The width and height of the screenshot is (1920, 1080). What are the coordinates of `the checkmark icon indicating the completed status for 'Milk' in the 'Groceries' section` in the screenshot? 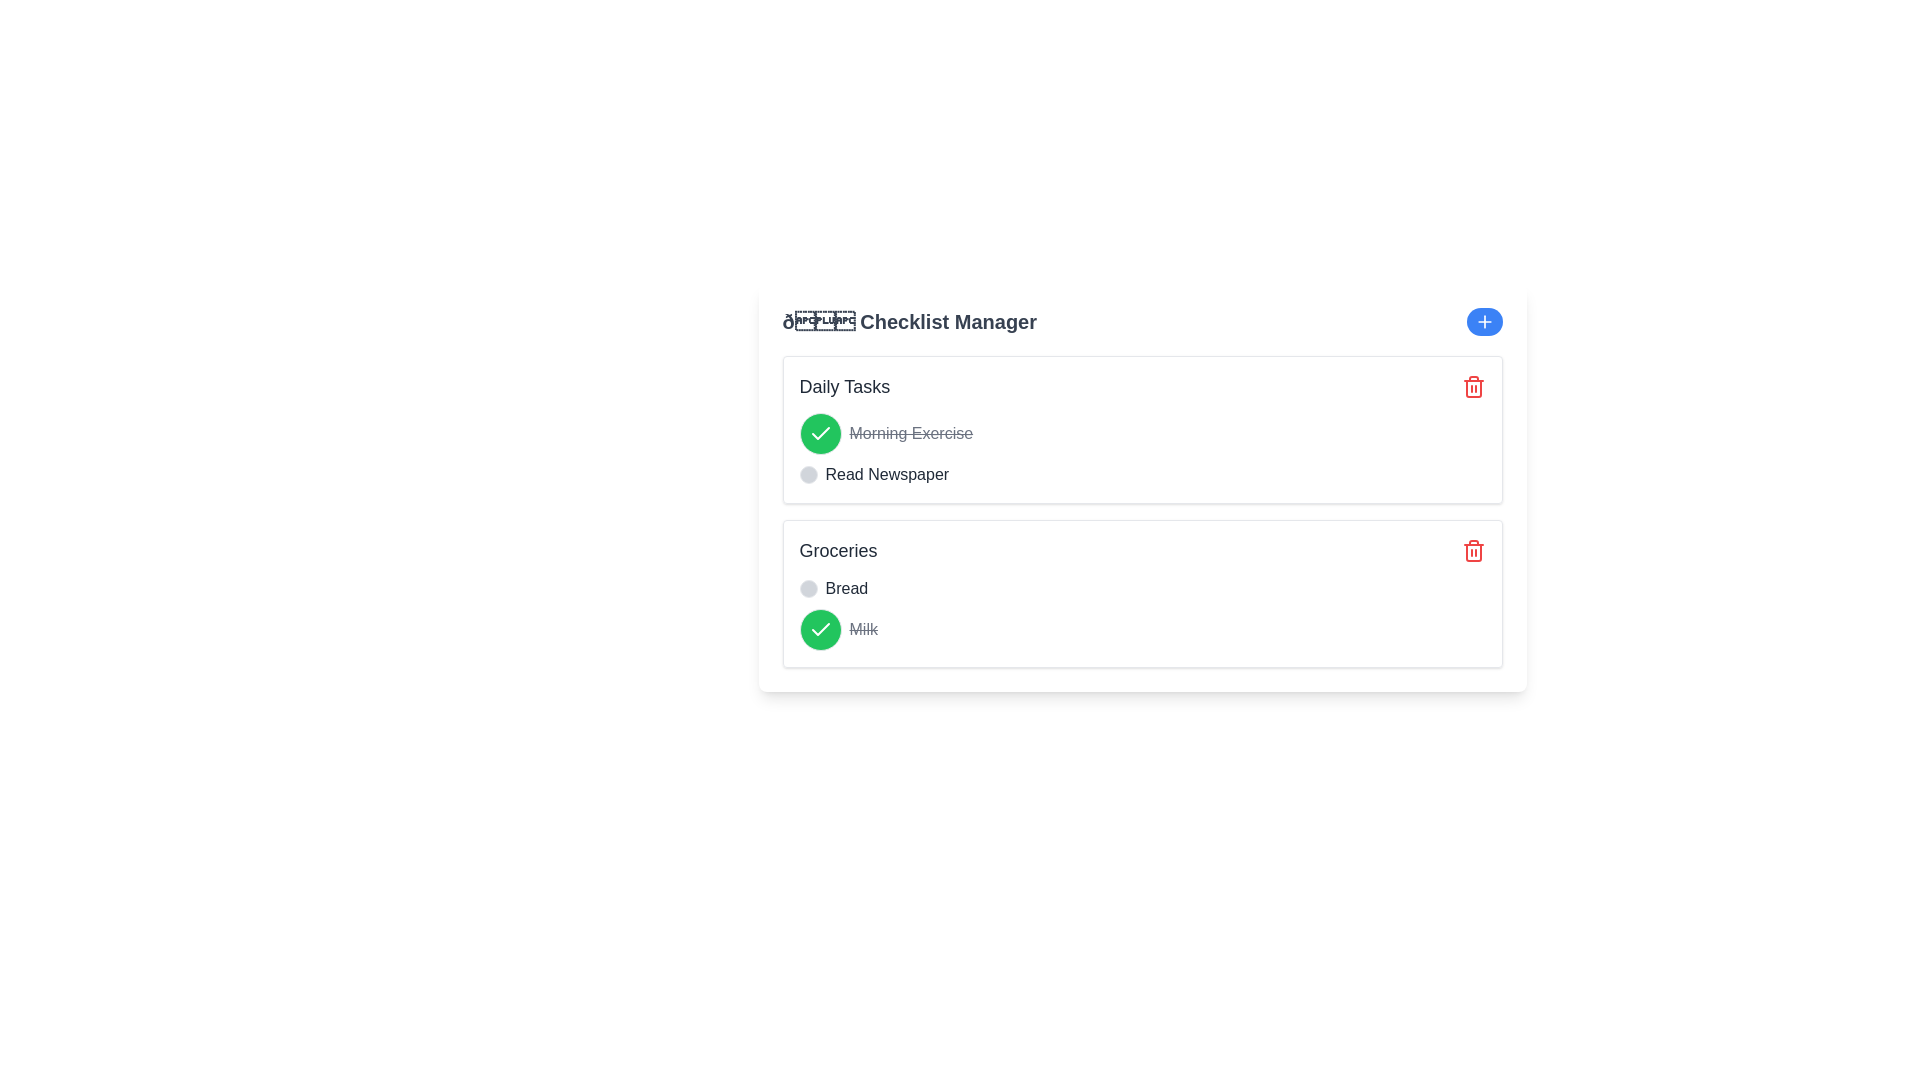 It's located at (820, 432).